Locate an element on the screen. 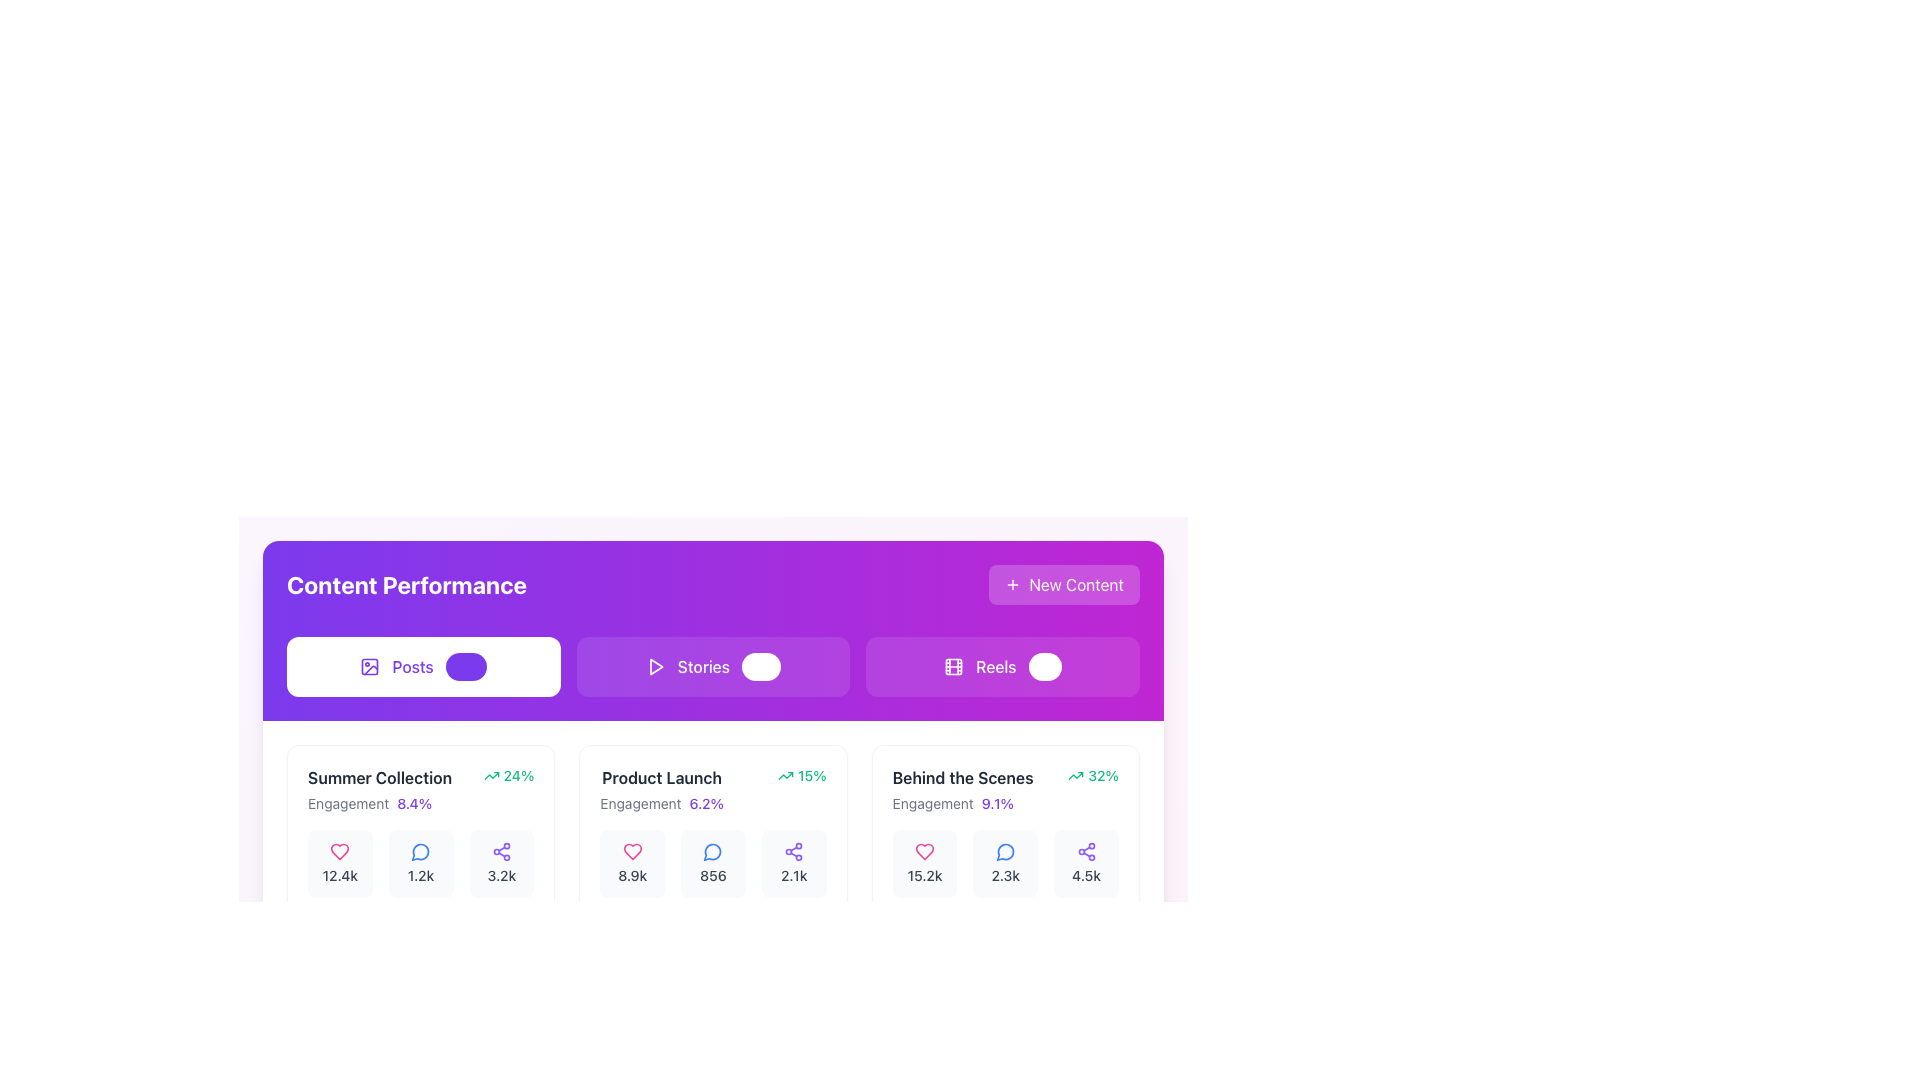 Image resolution: width=1920 pixels, height=1080 pixels. the Text display that shows the engagement percentage for the 'Product Launch' content item, located in the lower section of the 'Product Launch' card in the middle column of the content table is located at coordinates (662, 802).